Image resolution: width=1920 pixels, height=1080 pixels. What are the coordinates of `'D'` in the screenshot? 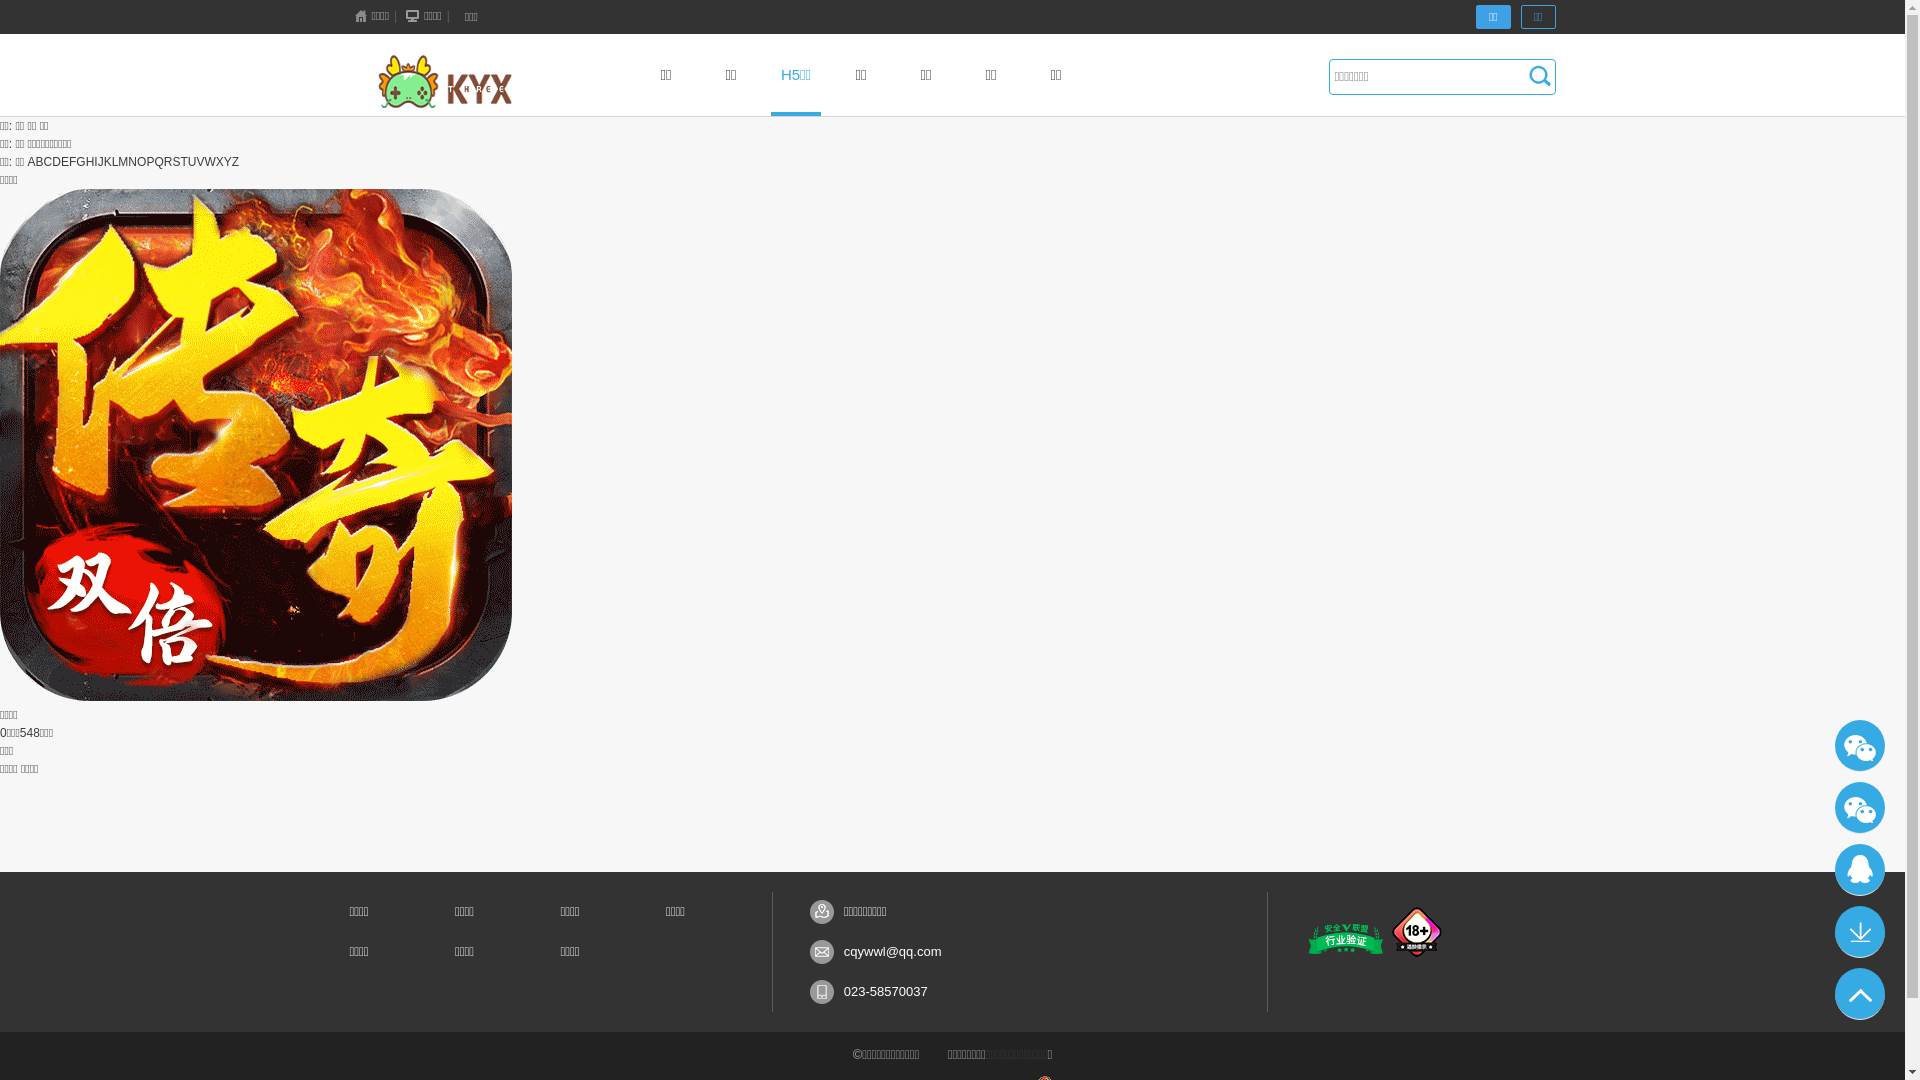 It's located at (56, 161).